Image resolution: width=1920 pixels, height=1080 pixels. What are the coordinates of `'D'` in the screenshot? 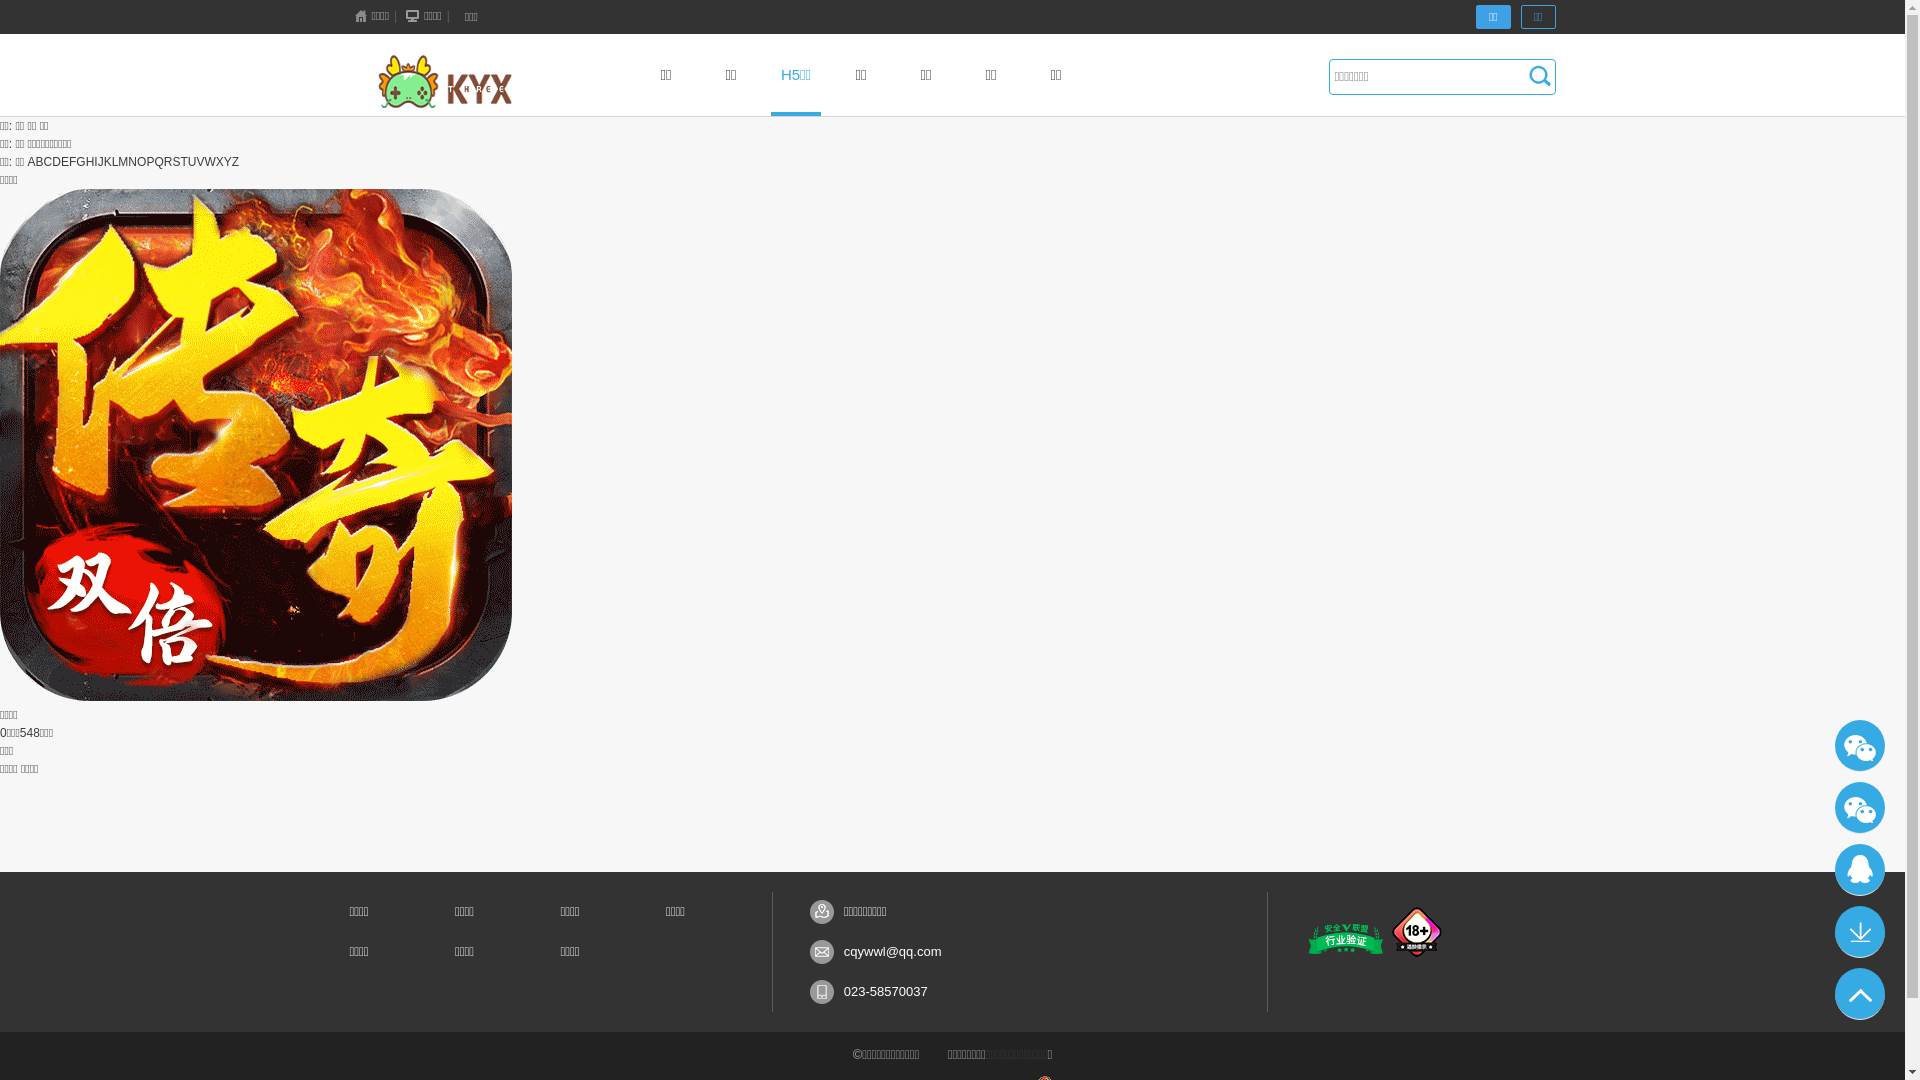 It's located at (56, 161).